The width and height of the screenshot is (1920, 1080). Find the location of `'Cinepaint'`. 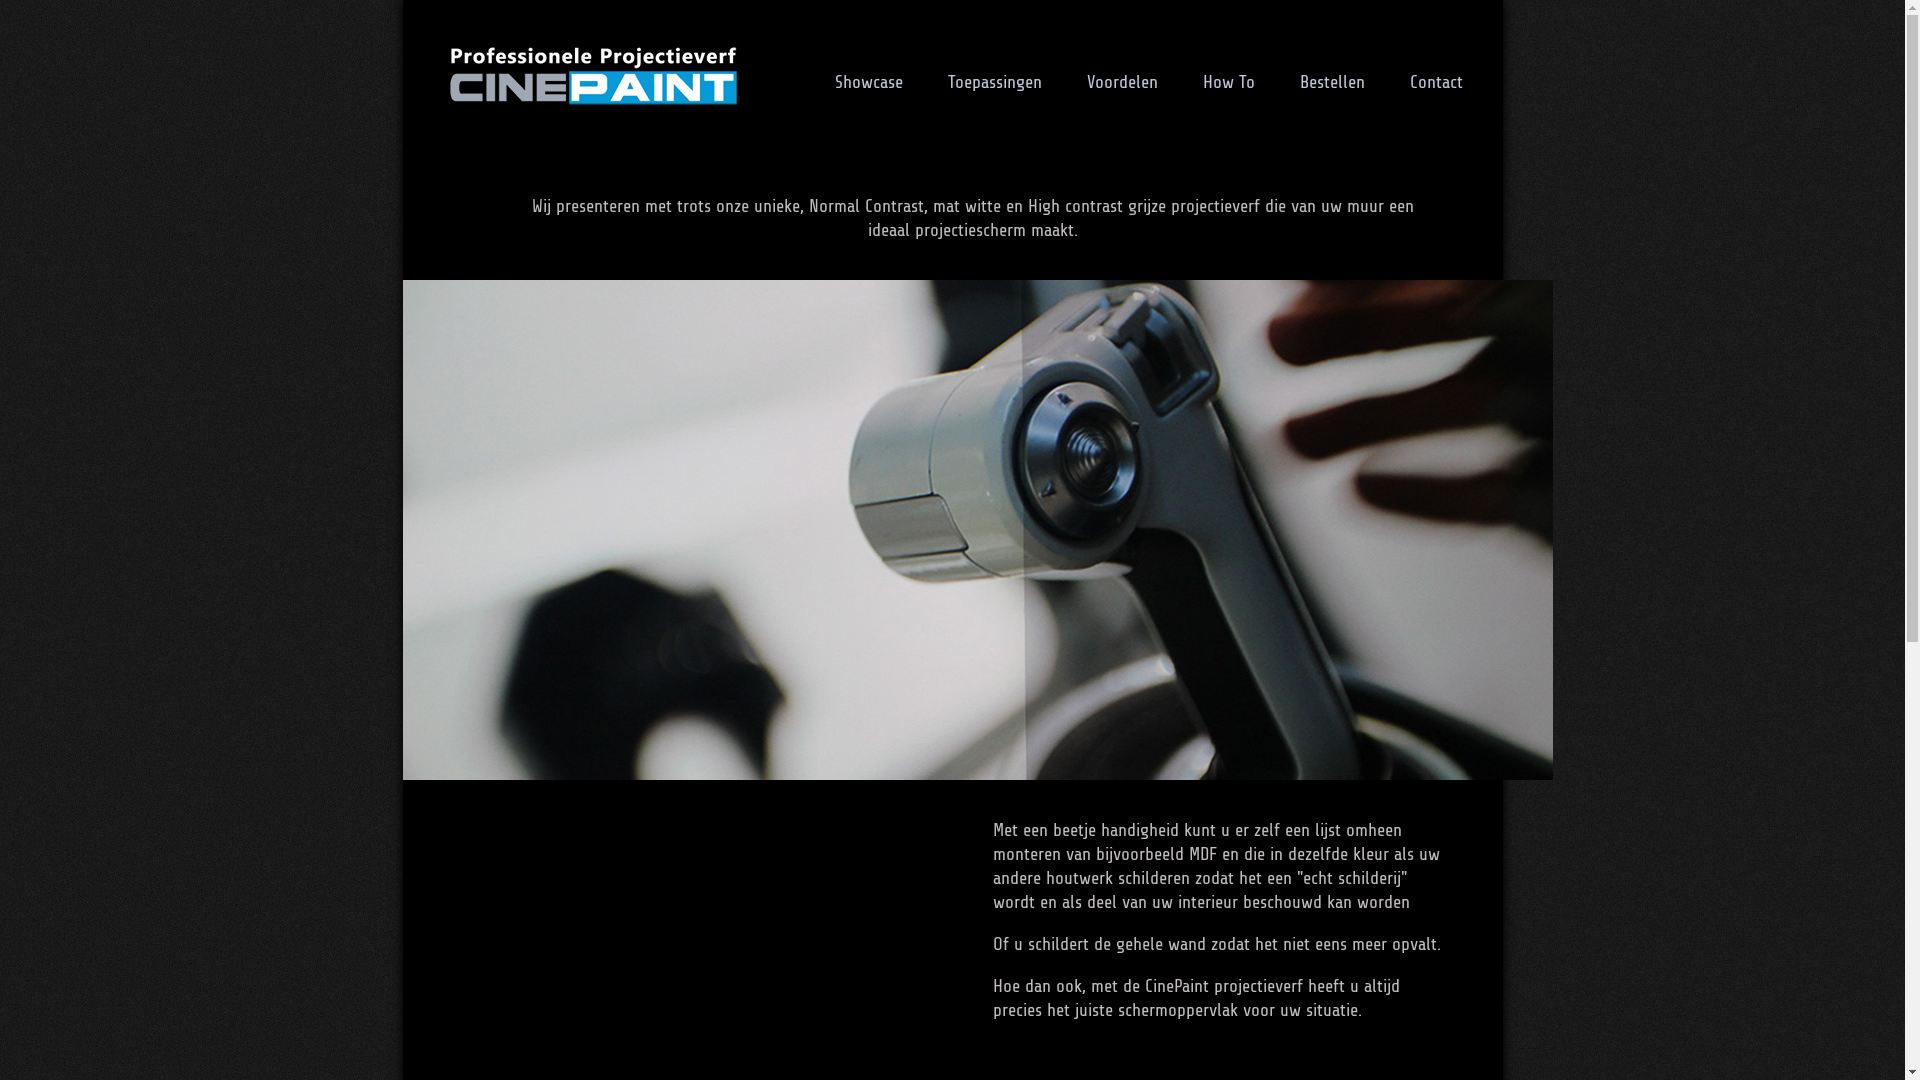

'Cinepaint' is located at coordinates (590, 73).